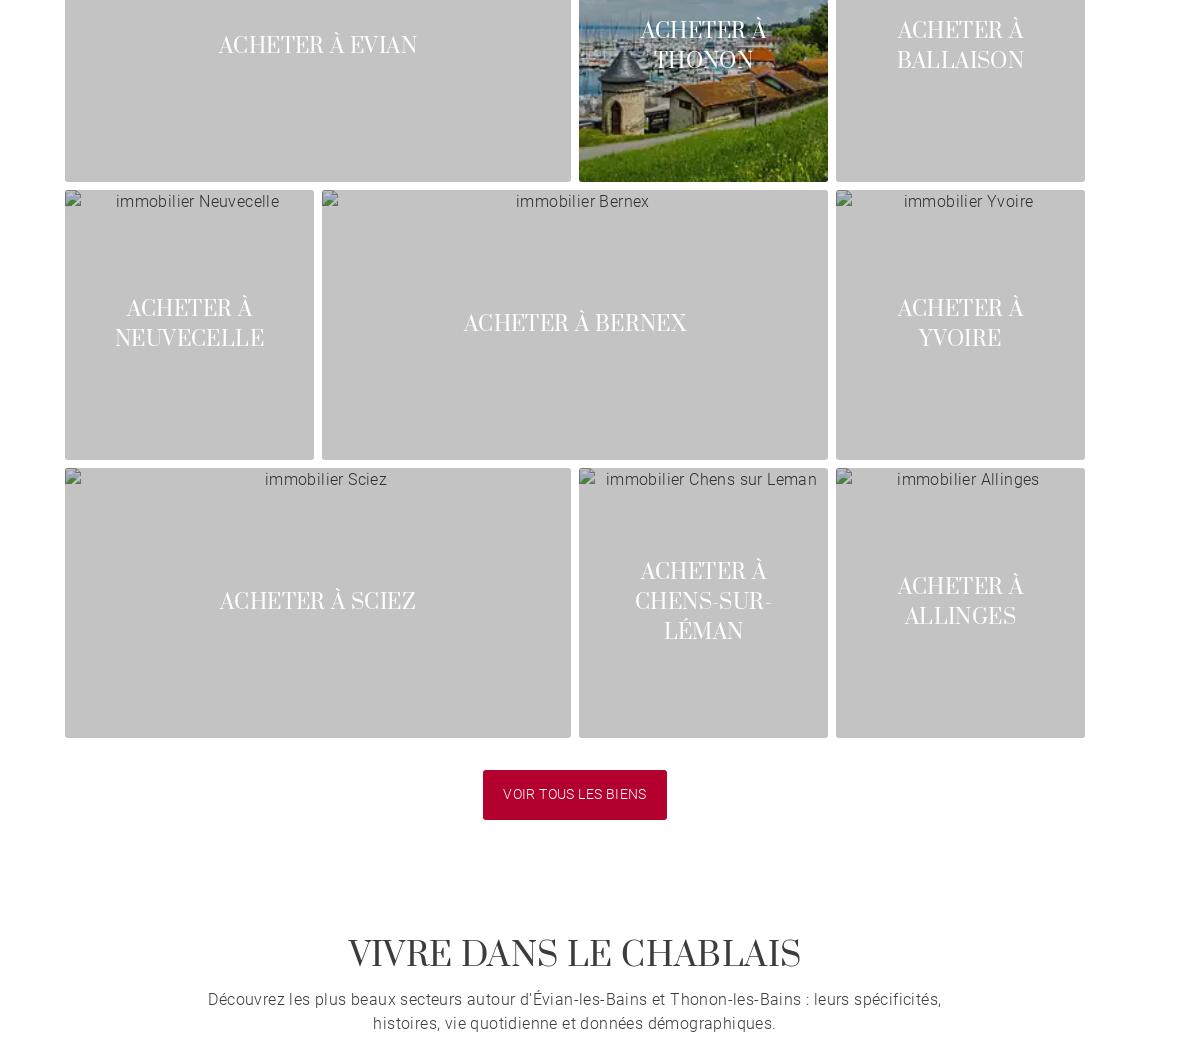 This screenshot has height=1049, width=1190. What do you see at coordinates (574, 955) in the screenshot?
I see `'VIVRE DANS LE CHABLAIS'` at bounding box center [574, 955].